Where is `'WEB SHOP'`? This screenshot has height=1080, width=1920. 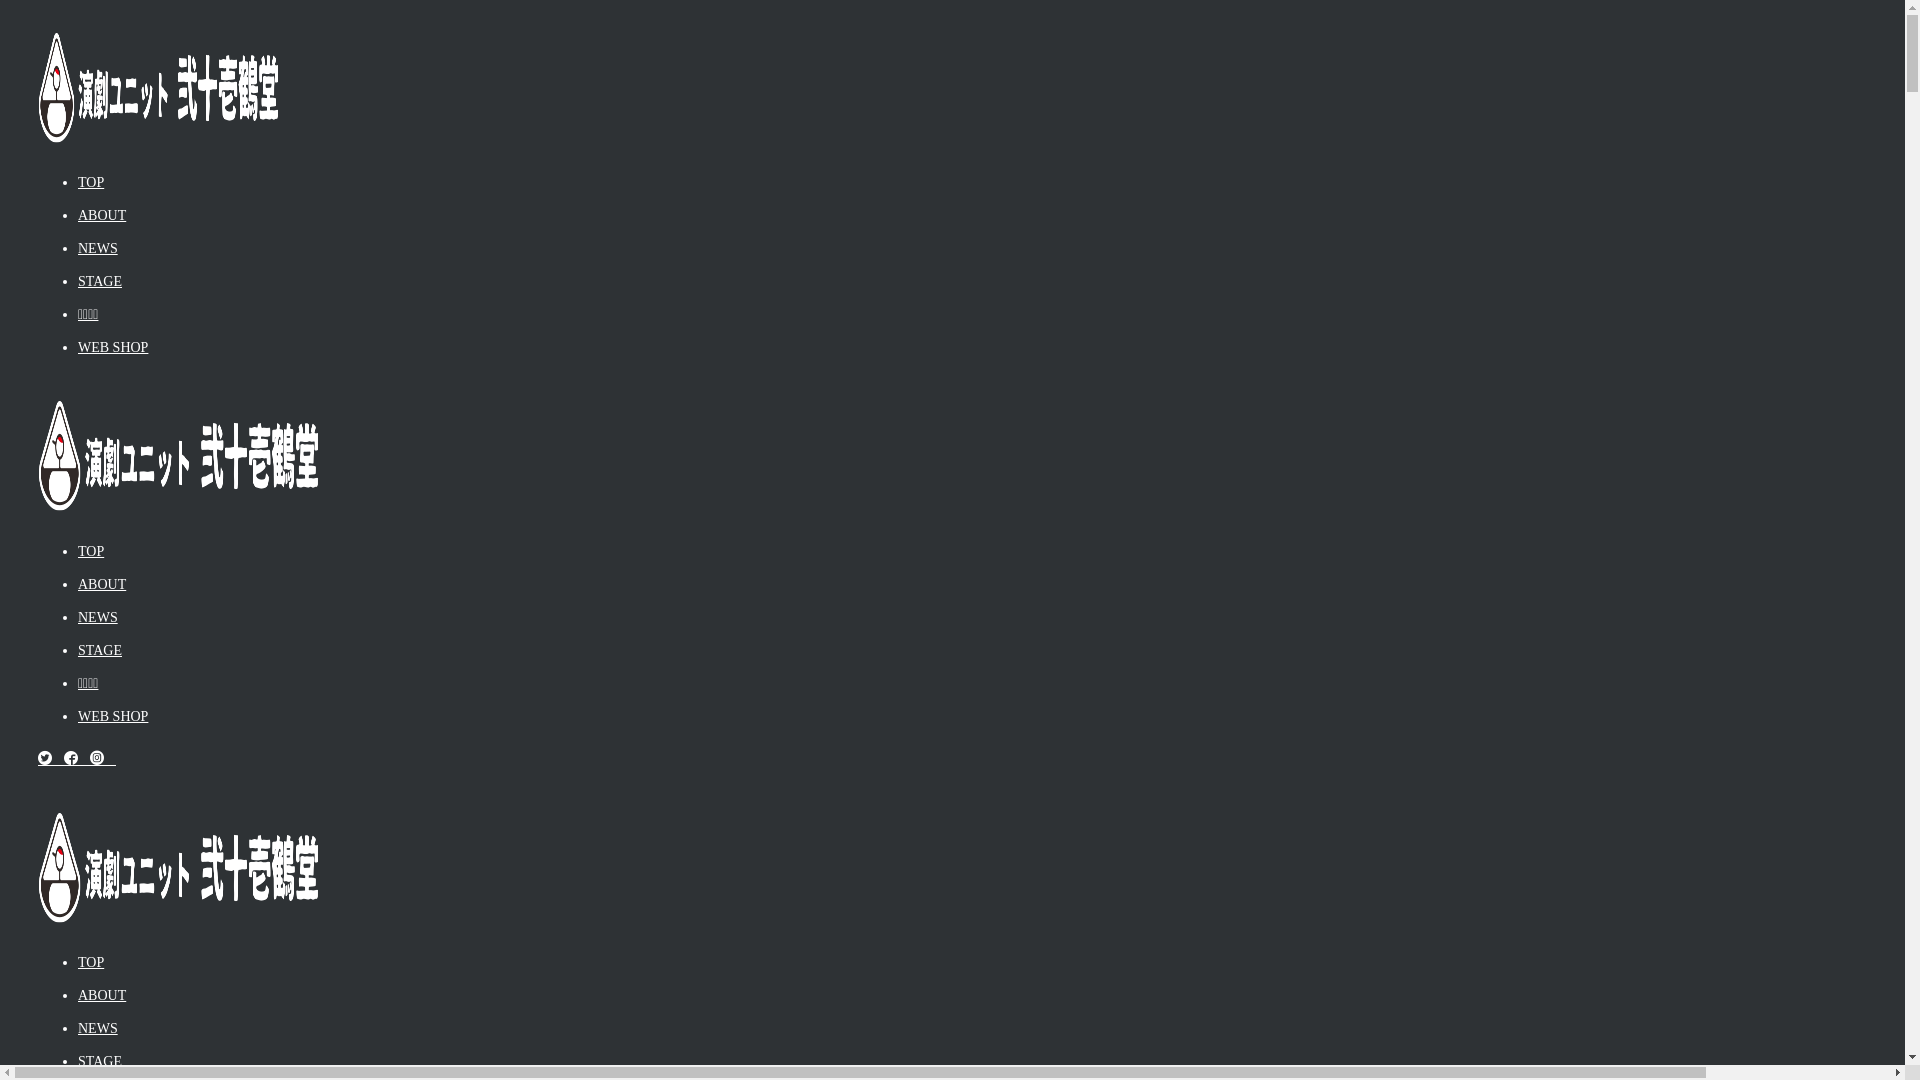 'WEB SHOP' is located at coordinates (112, 346).